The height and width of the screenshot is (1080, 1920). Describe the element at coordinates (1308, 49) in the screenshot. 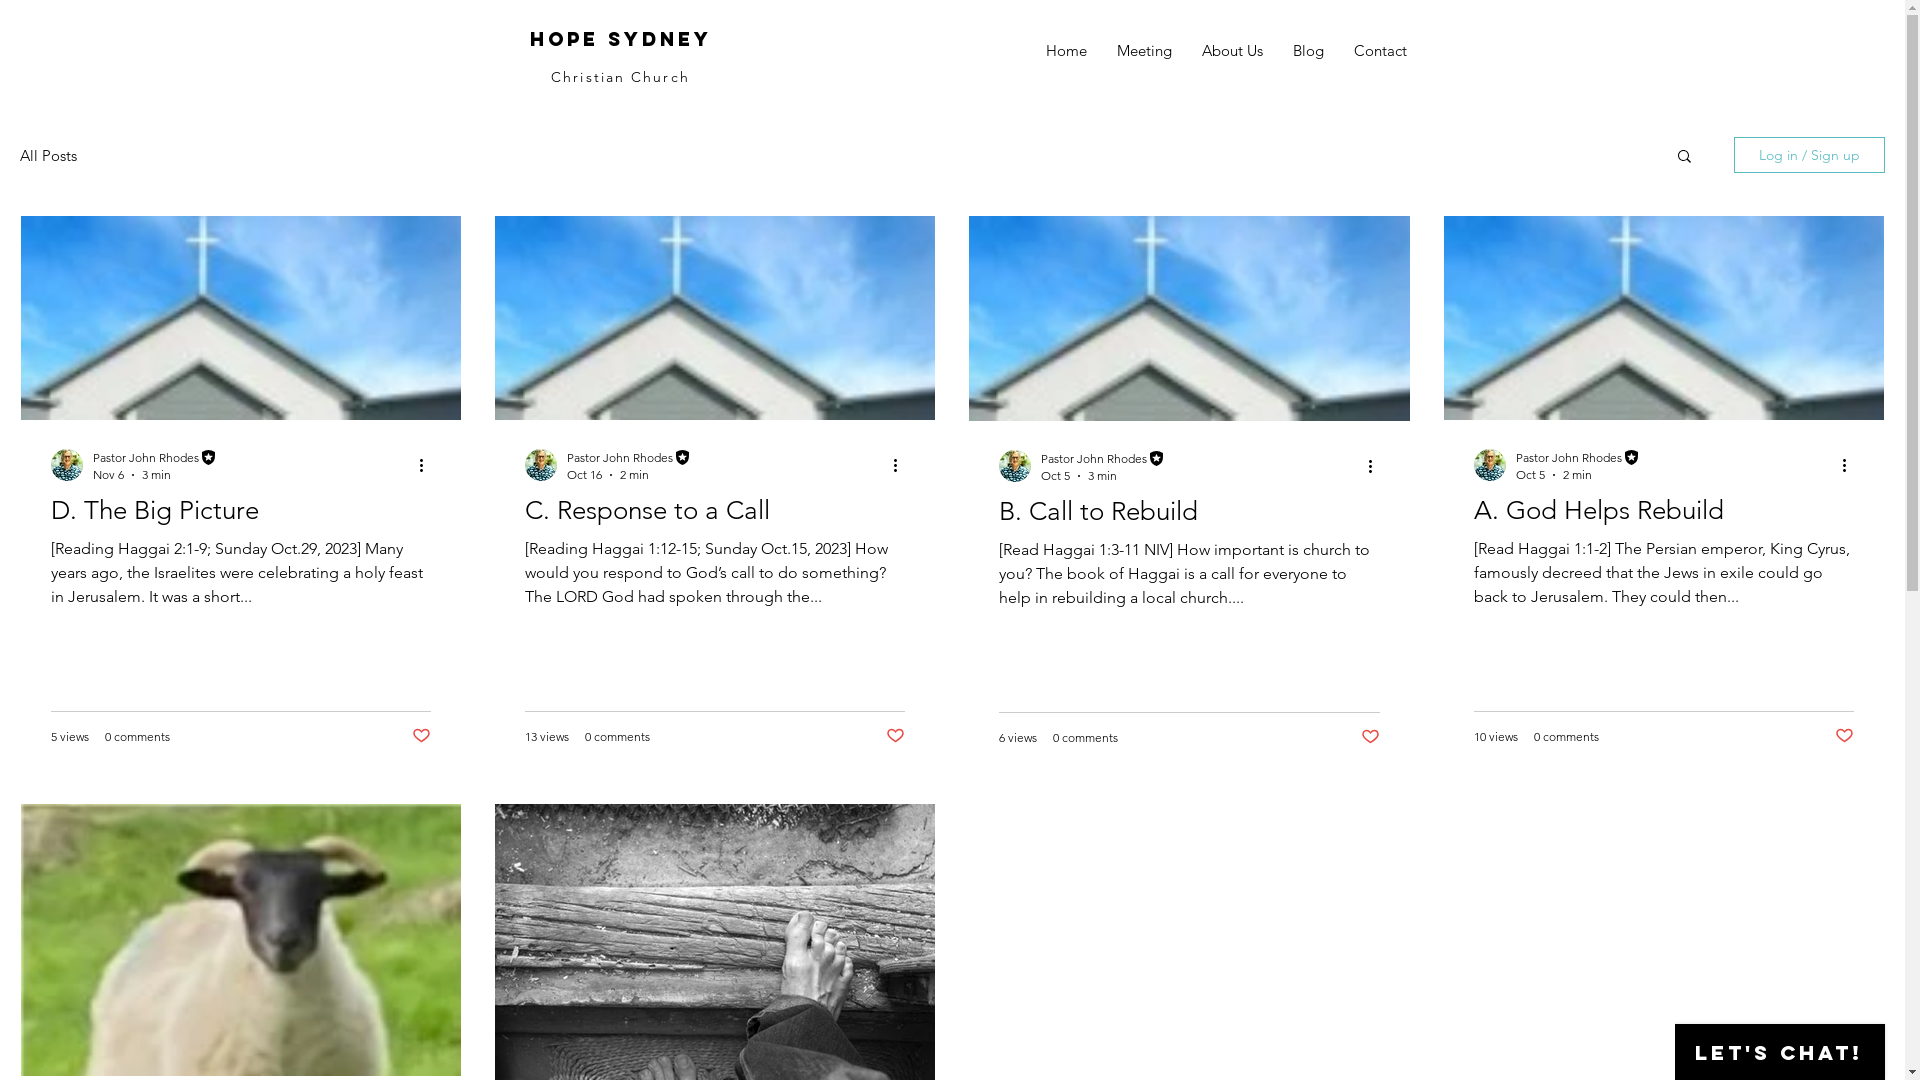

I see `'Blog'` at that location.